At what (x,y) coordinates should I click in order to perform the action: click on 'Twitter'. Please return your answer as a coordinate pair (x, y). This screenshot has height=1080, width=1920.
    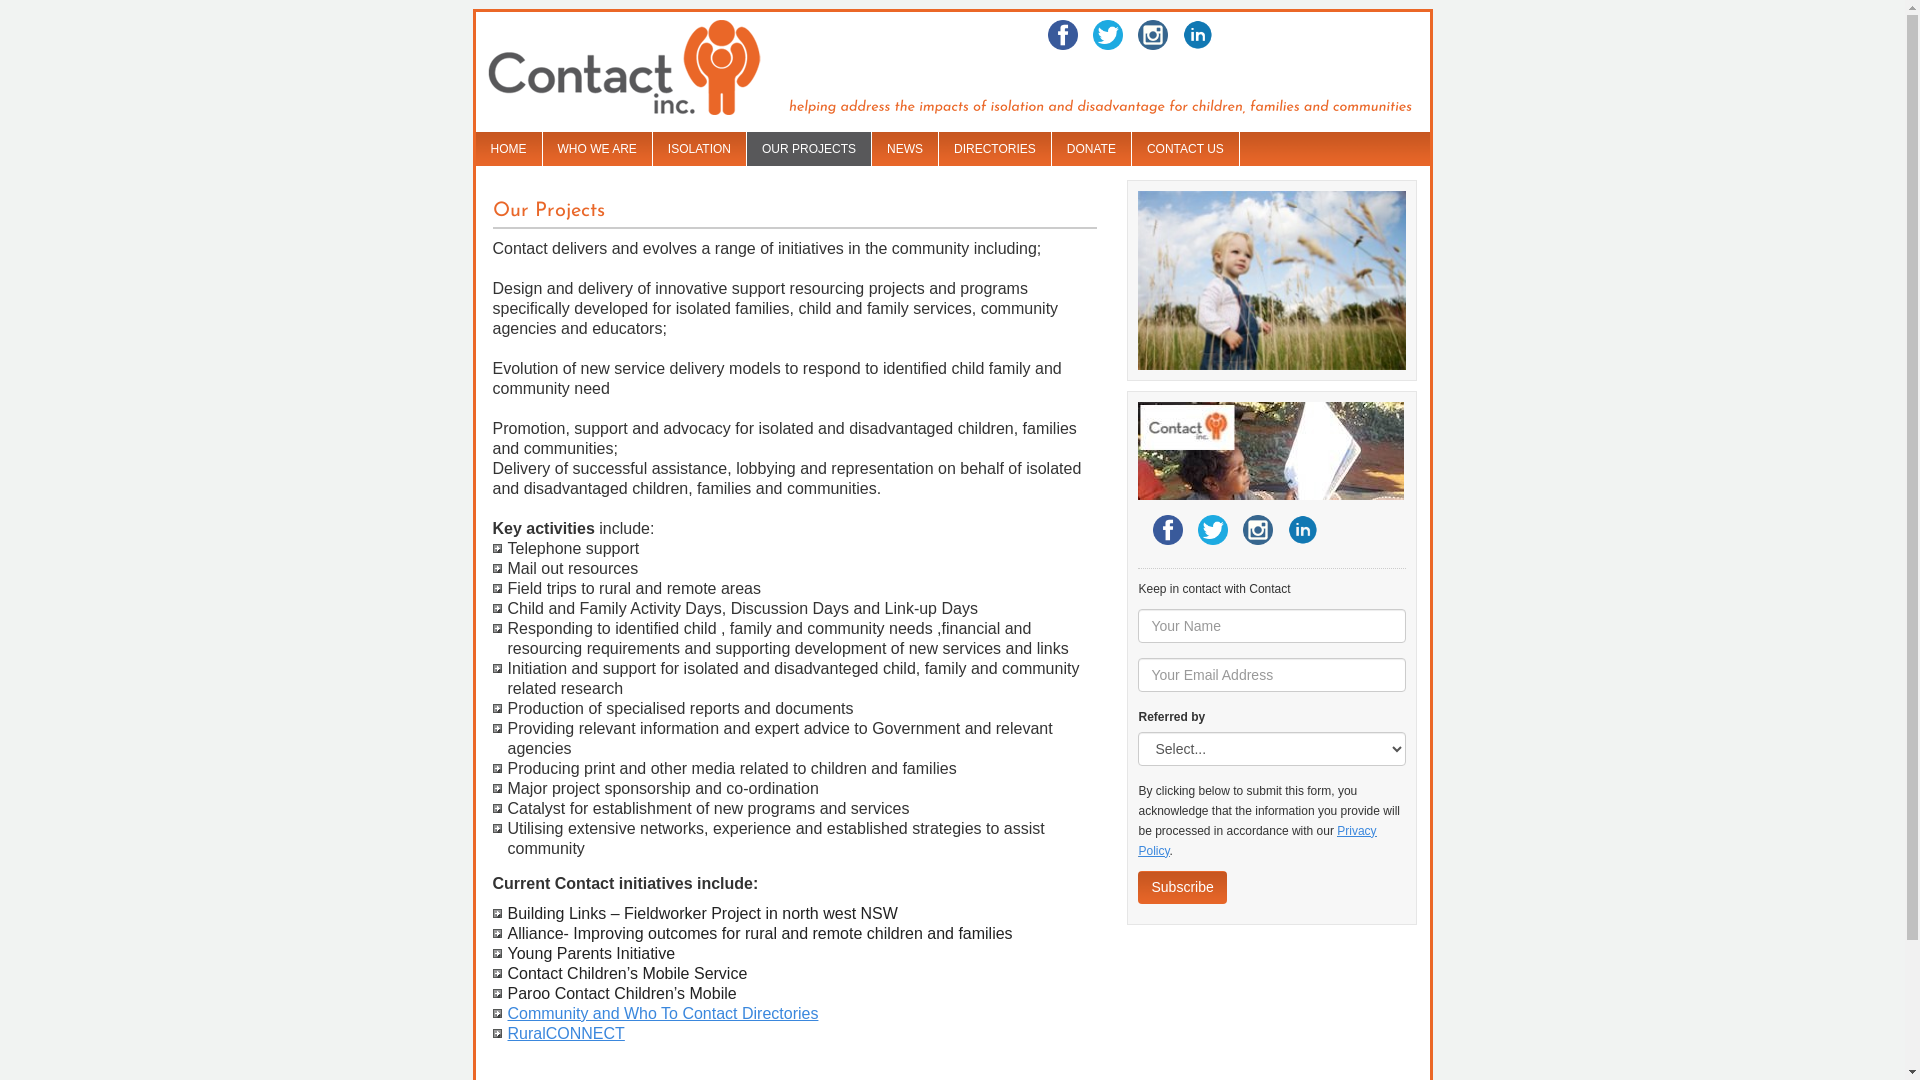
    Looking at the image, I should click on (1256, 528).